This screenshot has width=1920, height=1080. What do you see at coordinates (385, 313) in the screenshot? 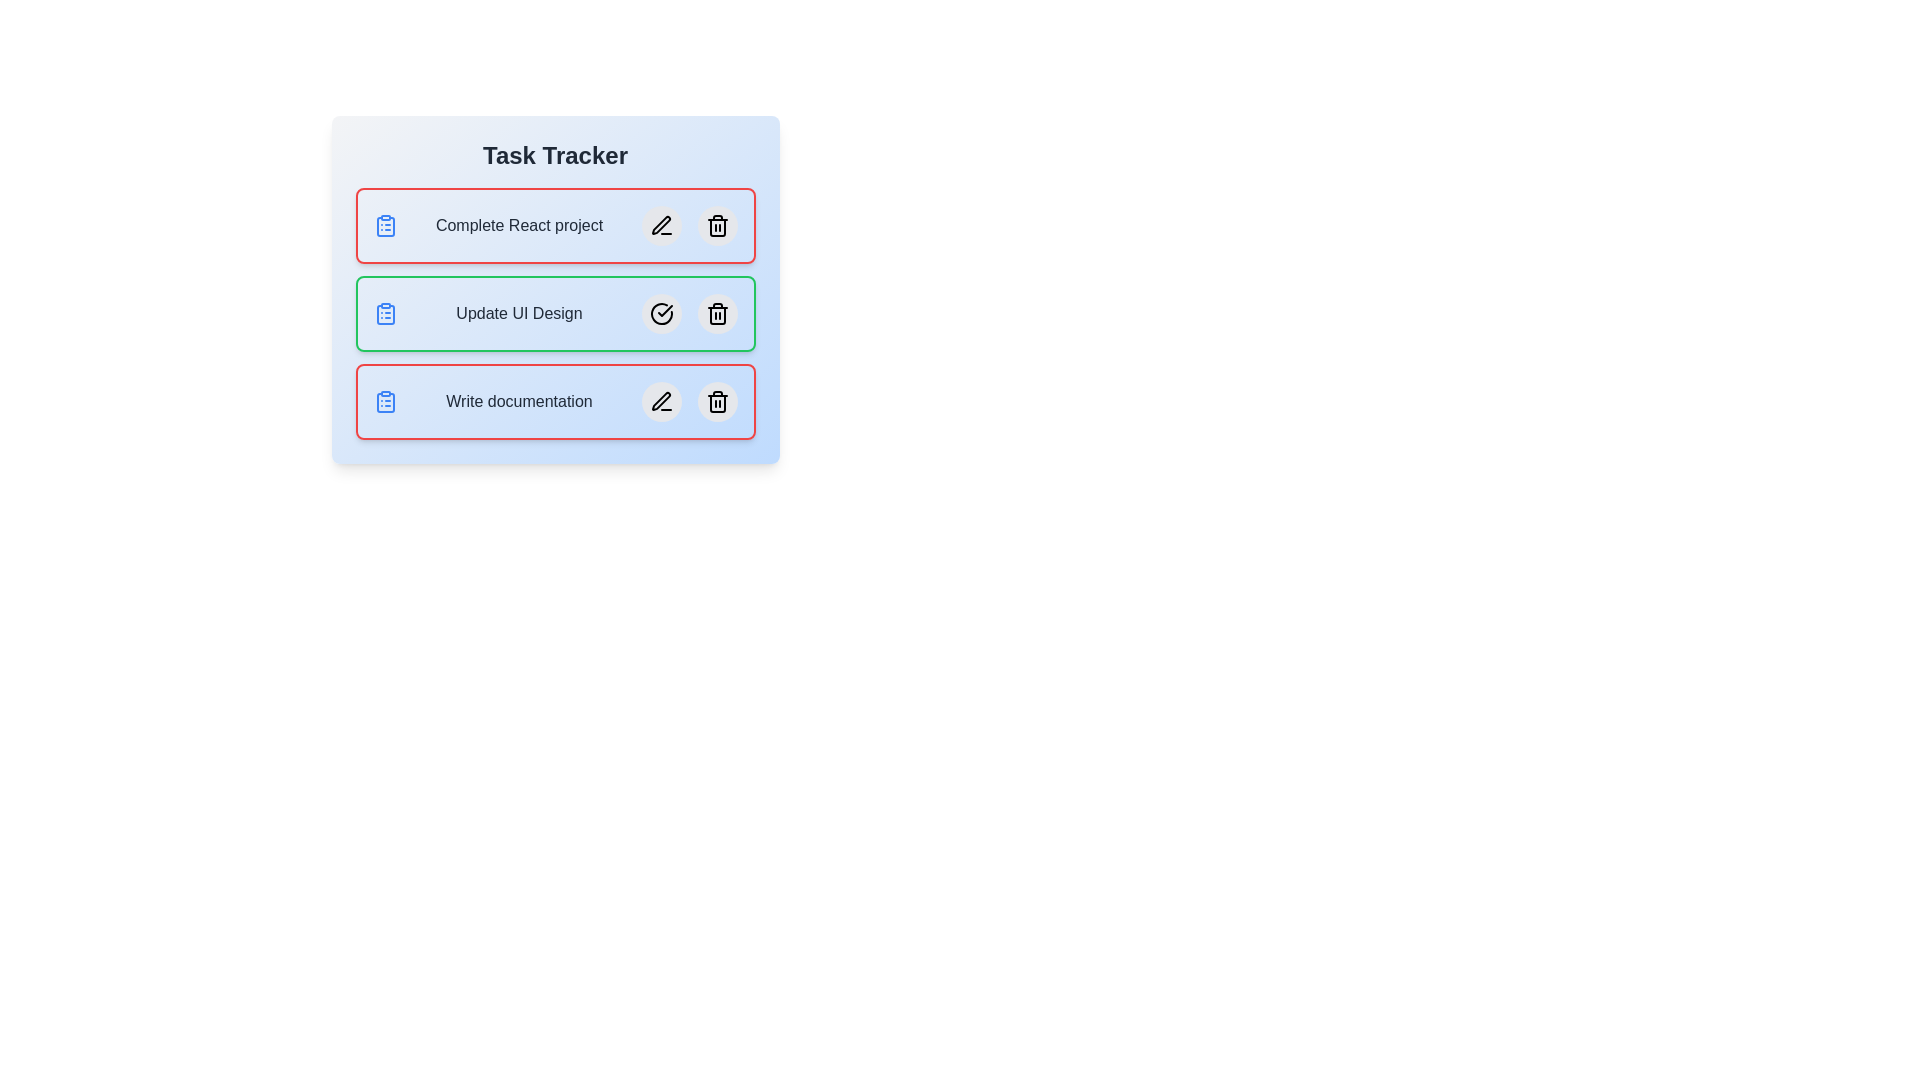
I see `the toggle icon of the task Update UI Design` at bounding box center [385, 313].